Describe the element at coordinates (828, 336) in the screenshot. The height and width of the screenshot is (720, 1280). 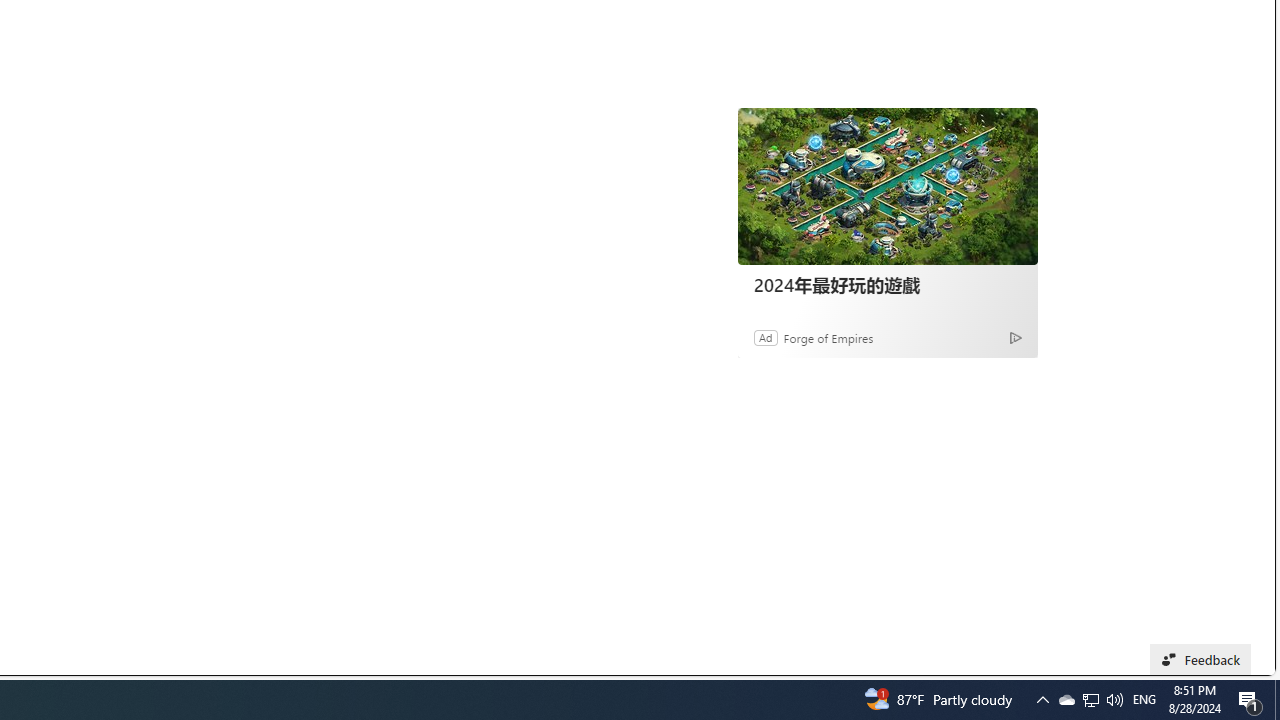
I see `'Forge of Empires'` at that location.